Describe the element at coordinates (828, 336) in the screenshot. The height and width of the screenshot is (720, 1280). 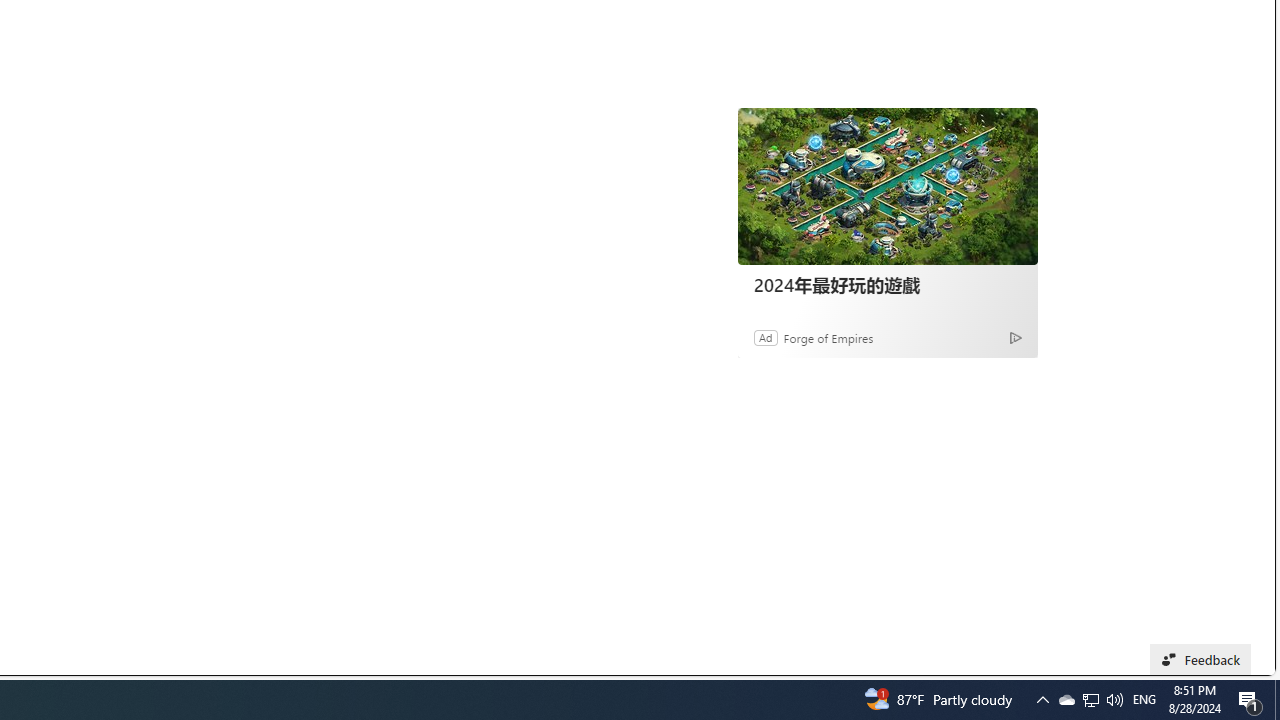
I see `'Forge of Empires'` at that location.